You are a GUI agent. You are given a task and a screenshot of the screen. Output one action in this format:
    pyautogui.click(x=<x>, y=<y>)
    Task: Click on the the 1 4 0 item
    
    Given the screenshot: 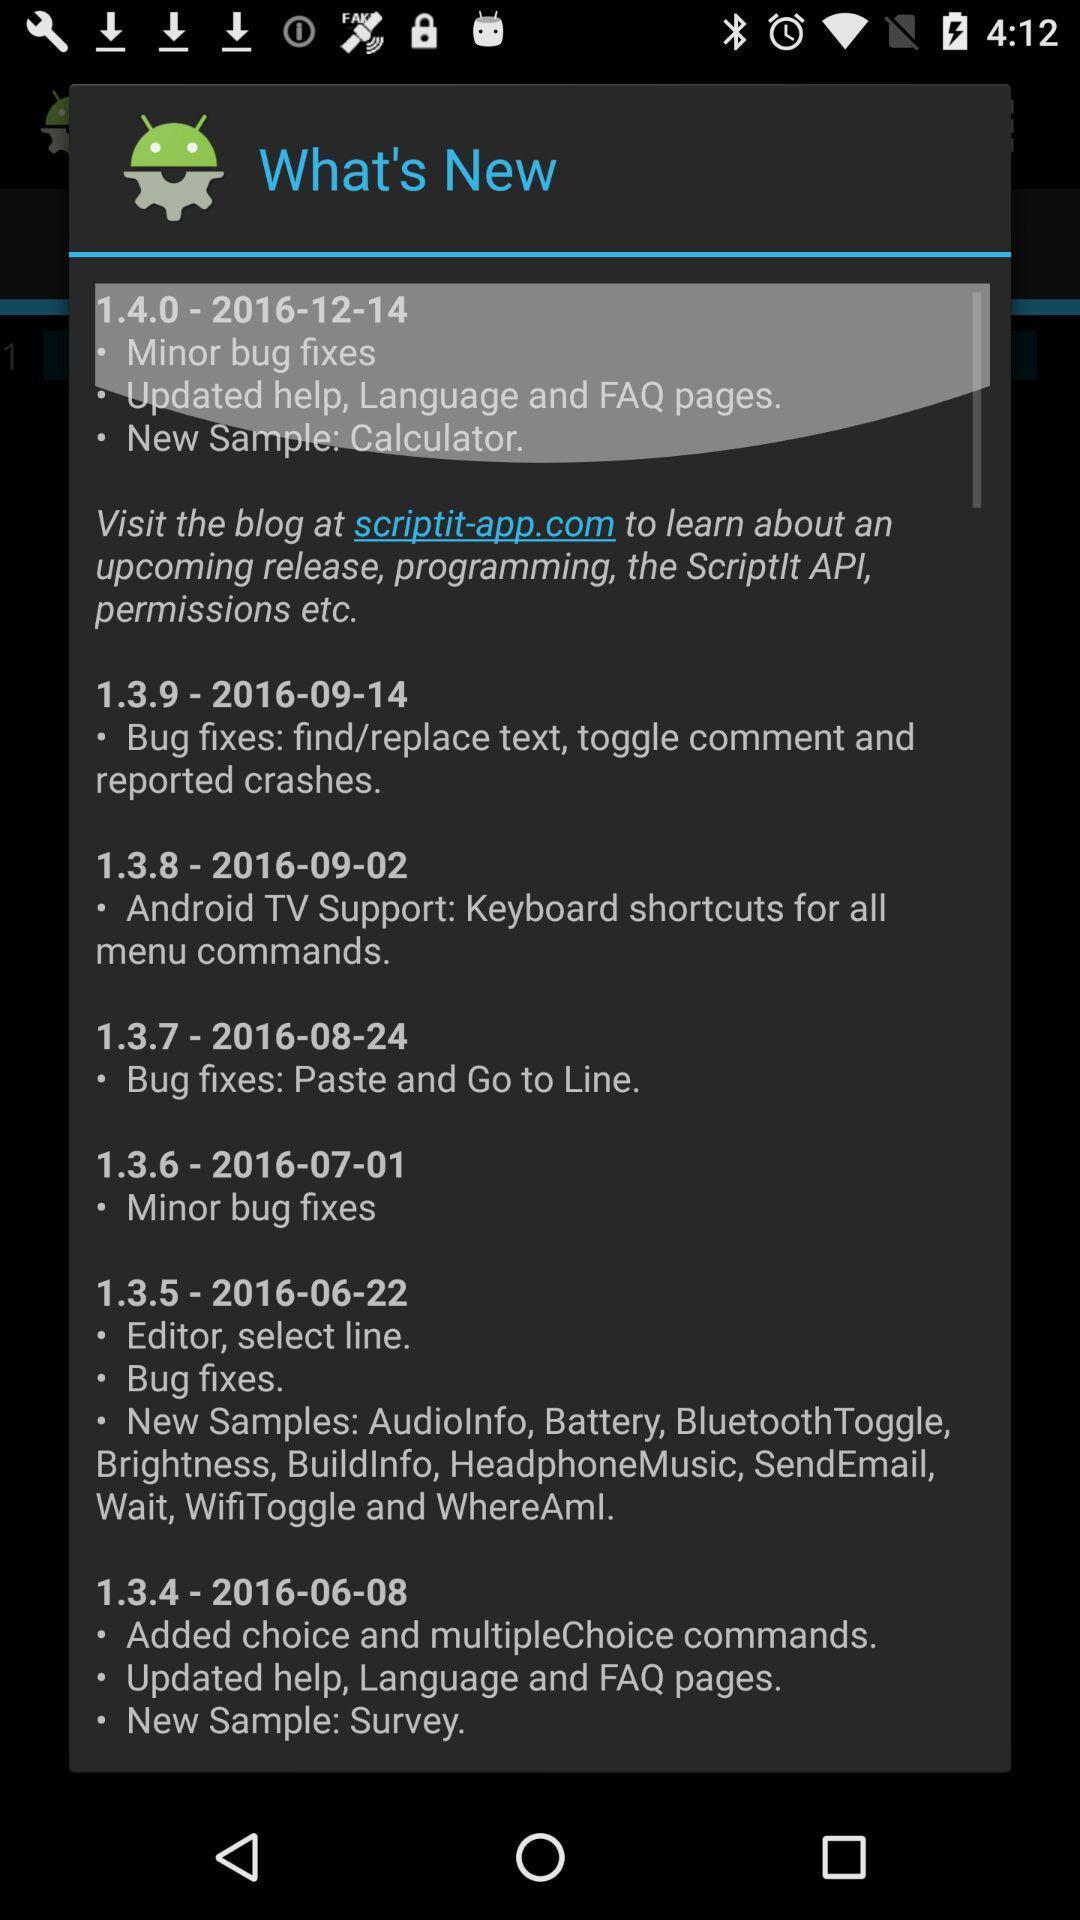 What is the action you would take?
    pyautogui.click(x=542, y=1015)
    